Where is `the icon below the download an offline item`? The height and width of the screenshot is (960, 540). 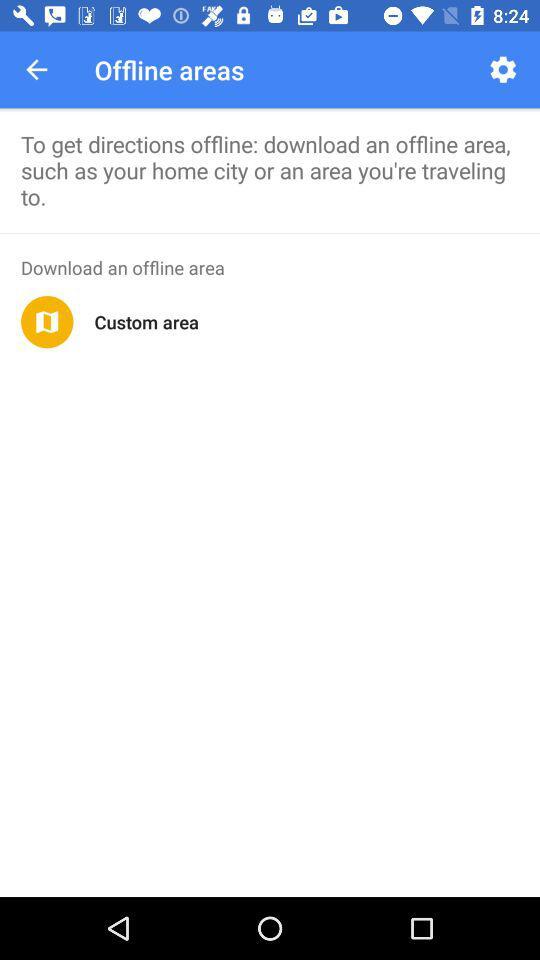 the icon below the download an offline item is located at coordinates (145, 322).